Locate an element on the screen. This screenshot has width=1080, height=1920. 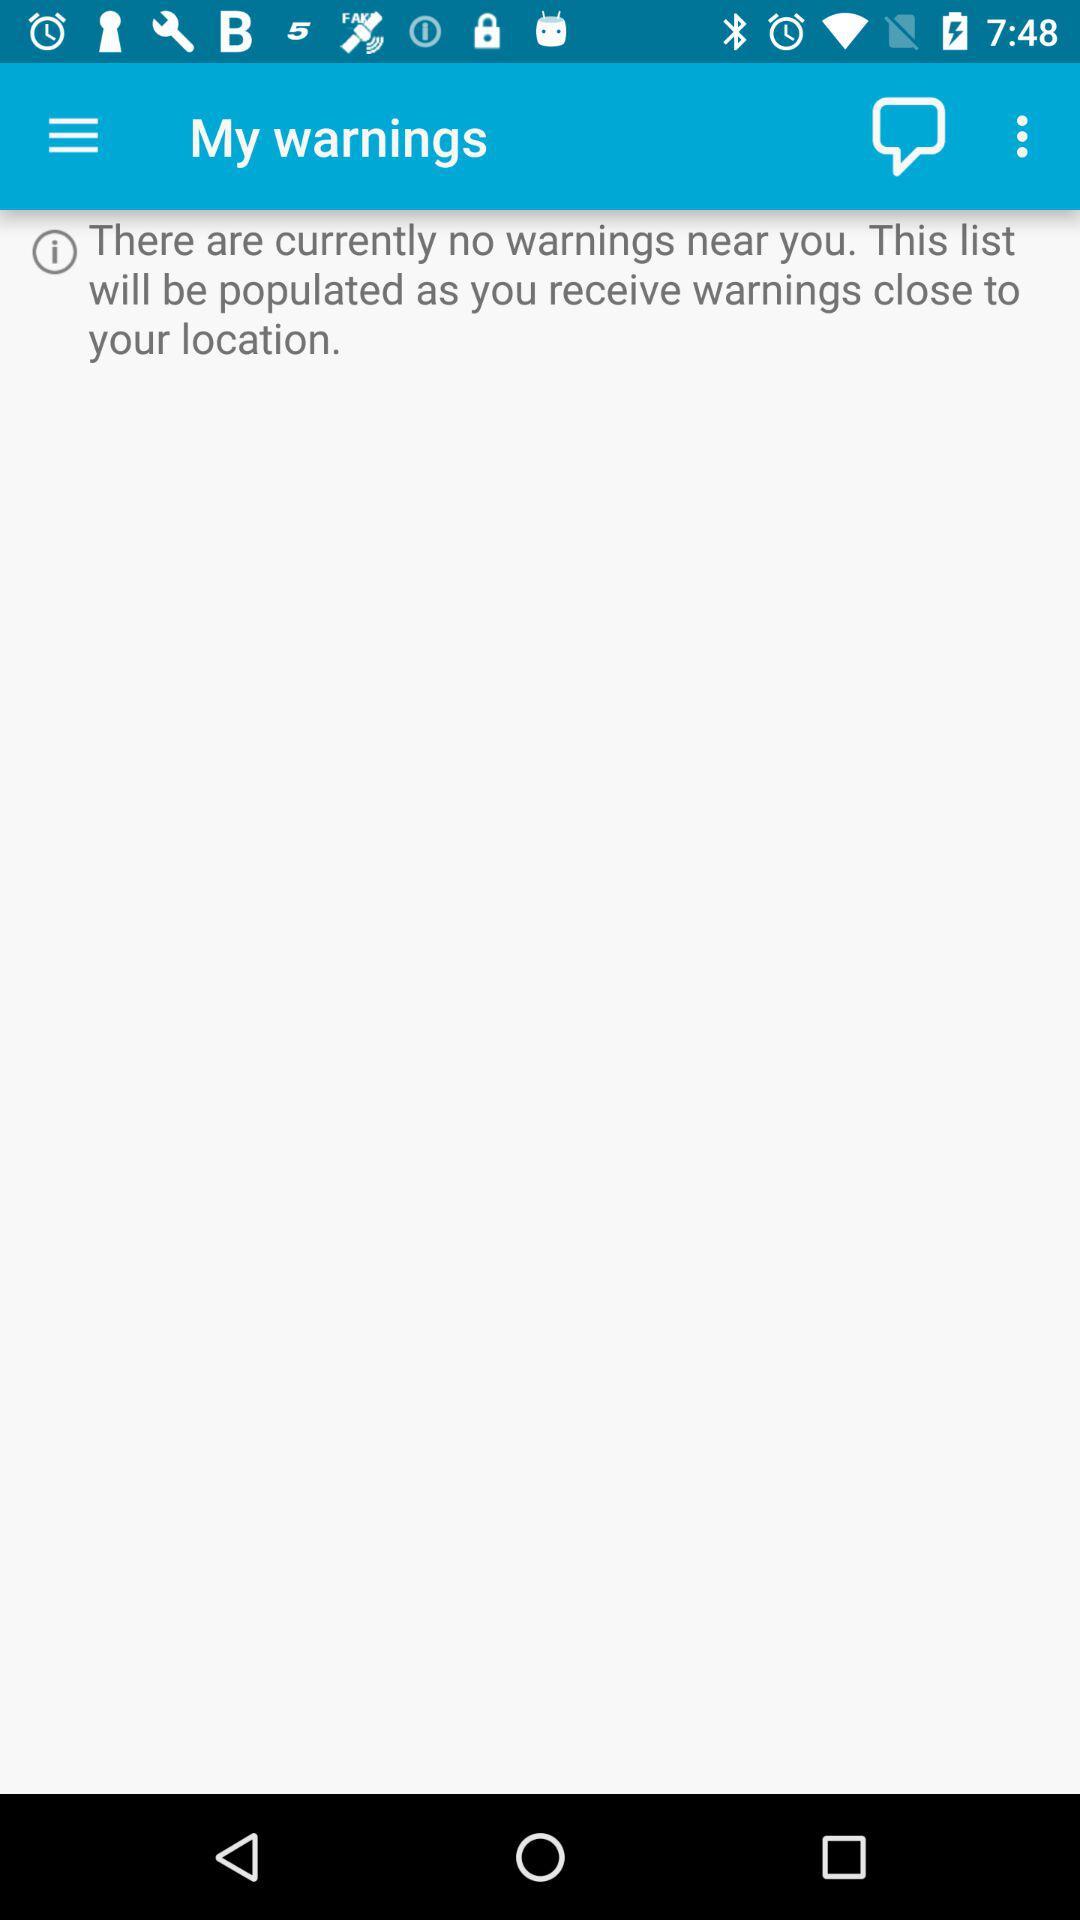
app next to my warnings item is located at coordinates (72, 135).